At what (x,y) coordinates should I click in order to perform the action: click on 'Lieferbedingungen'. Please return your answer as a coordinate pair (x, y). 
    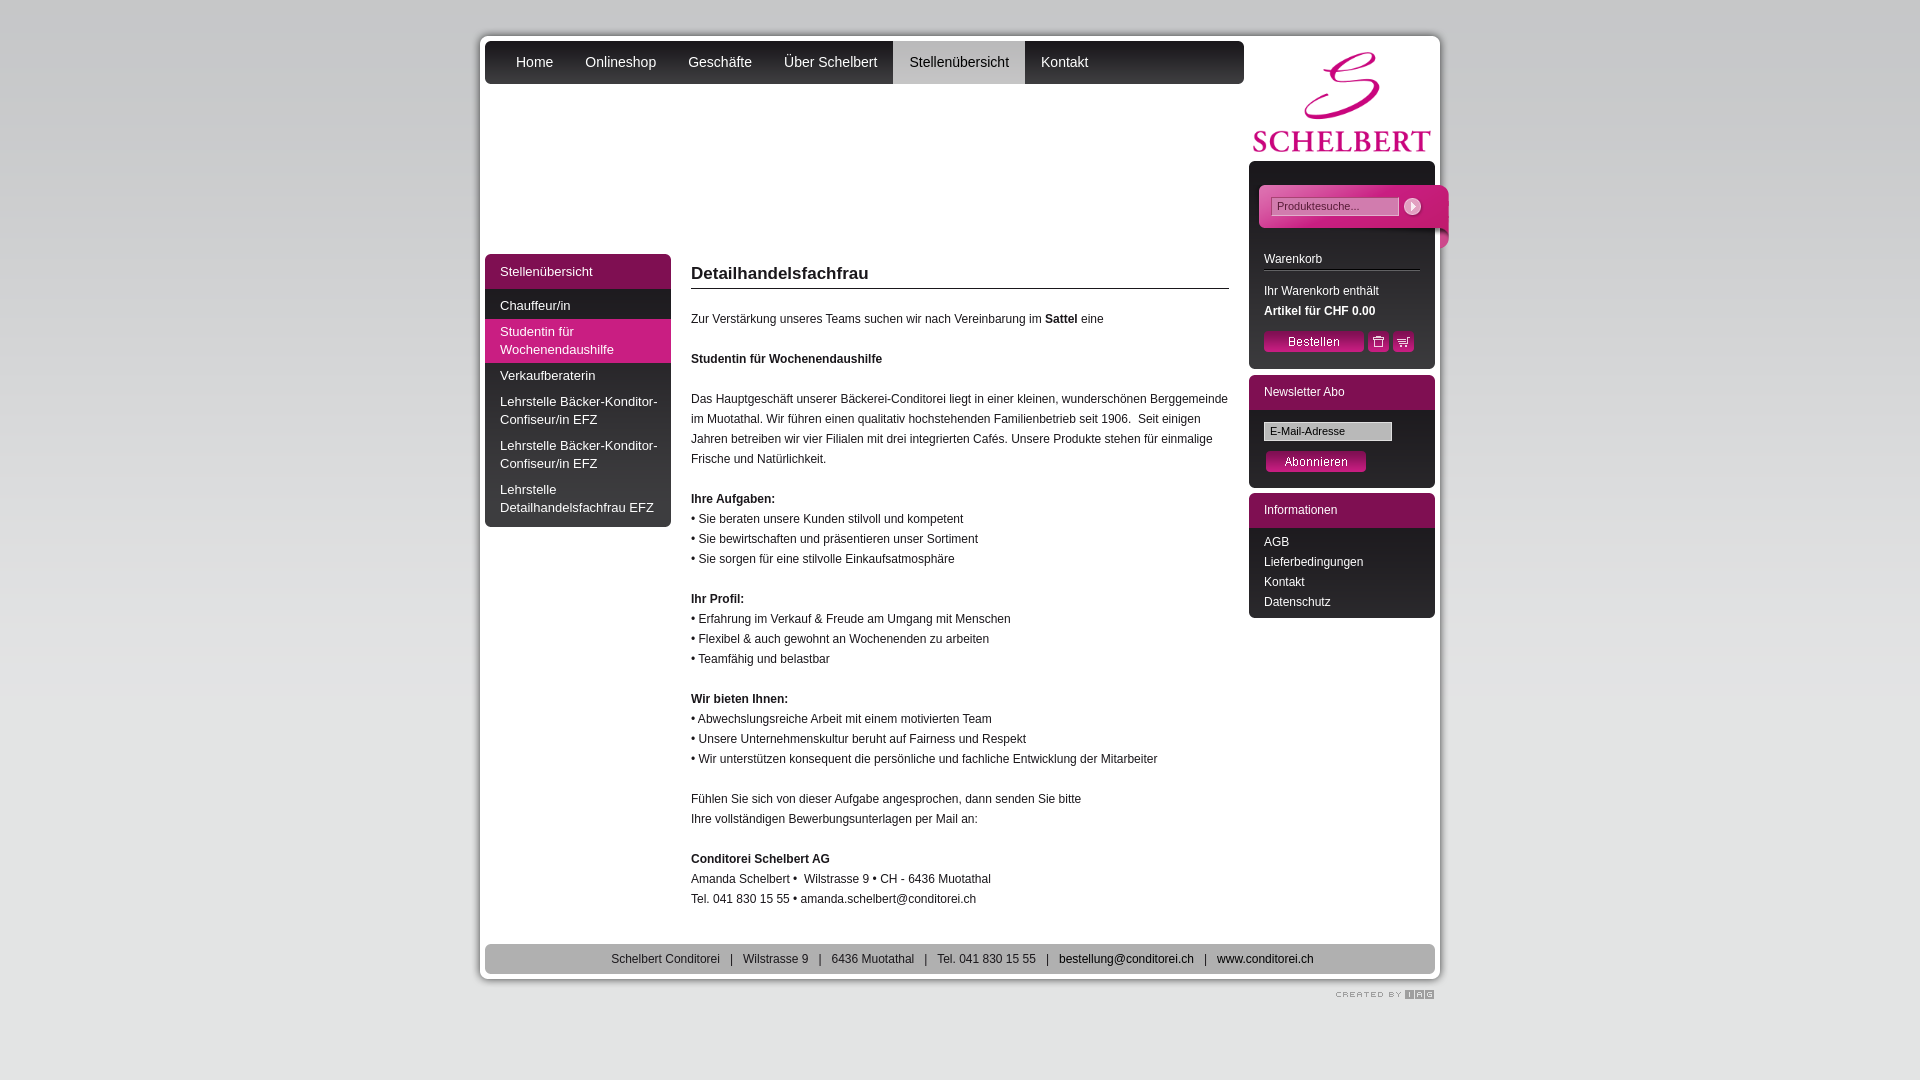
    Looking at the image, I should click on (1313, 562).